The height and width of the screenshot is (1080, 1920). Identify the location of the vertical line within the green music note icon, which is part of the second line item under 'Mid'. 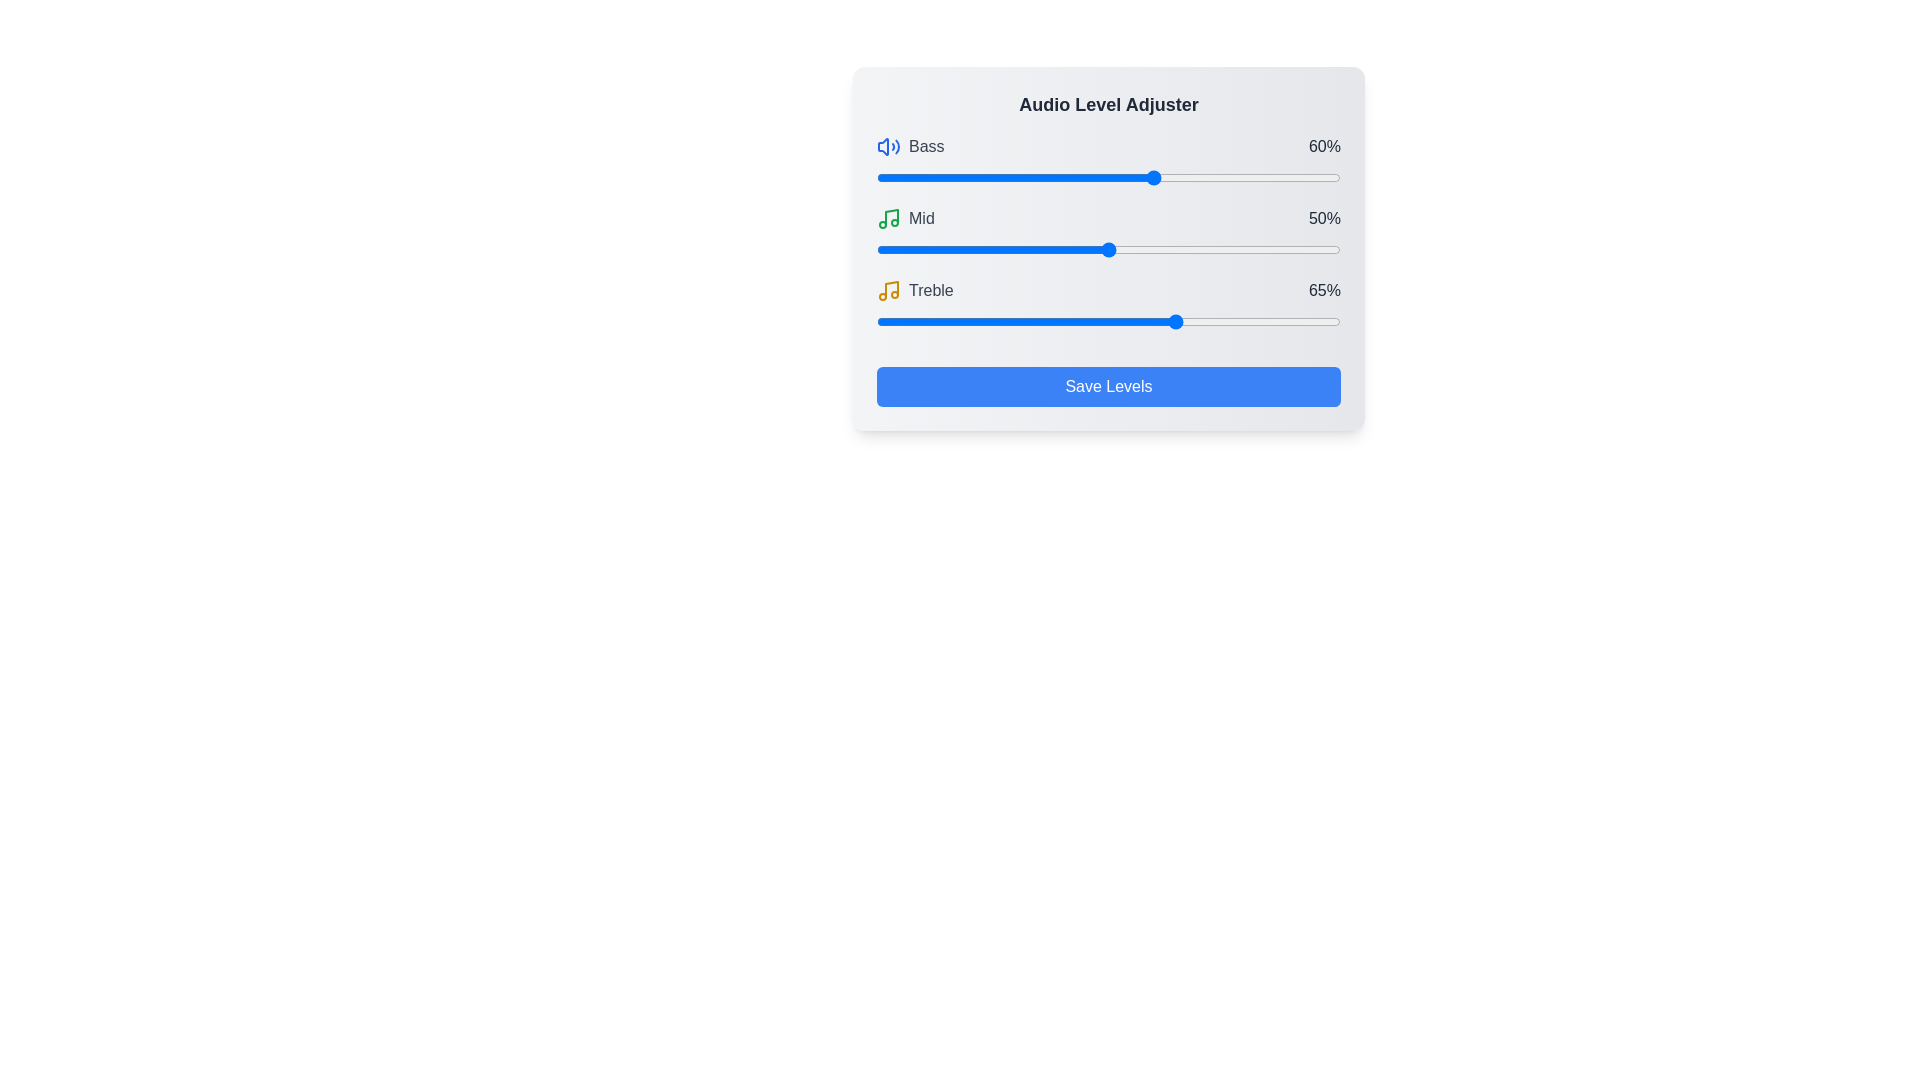
(891, 217).